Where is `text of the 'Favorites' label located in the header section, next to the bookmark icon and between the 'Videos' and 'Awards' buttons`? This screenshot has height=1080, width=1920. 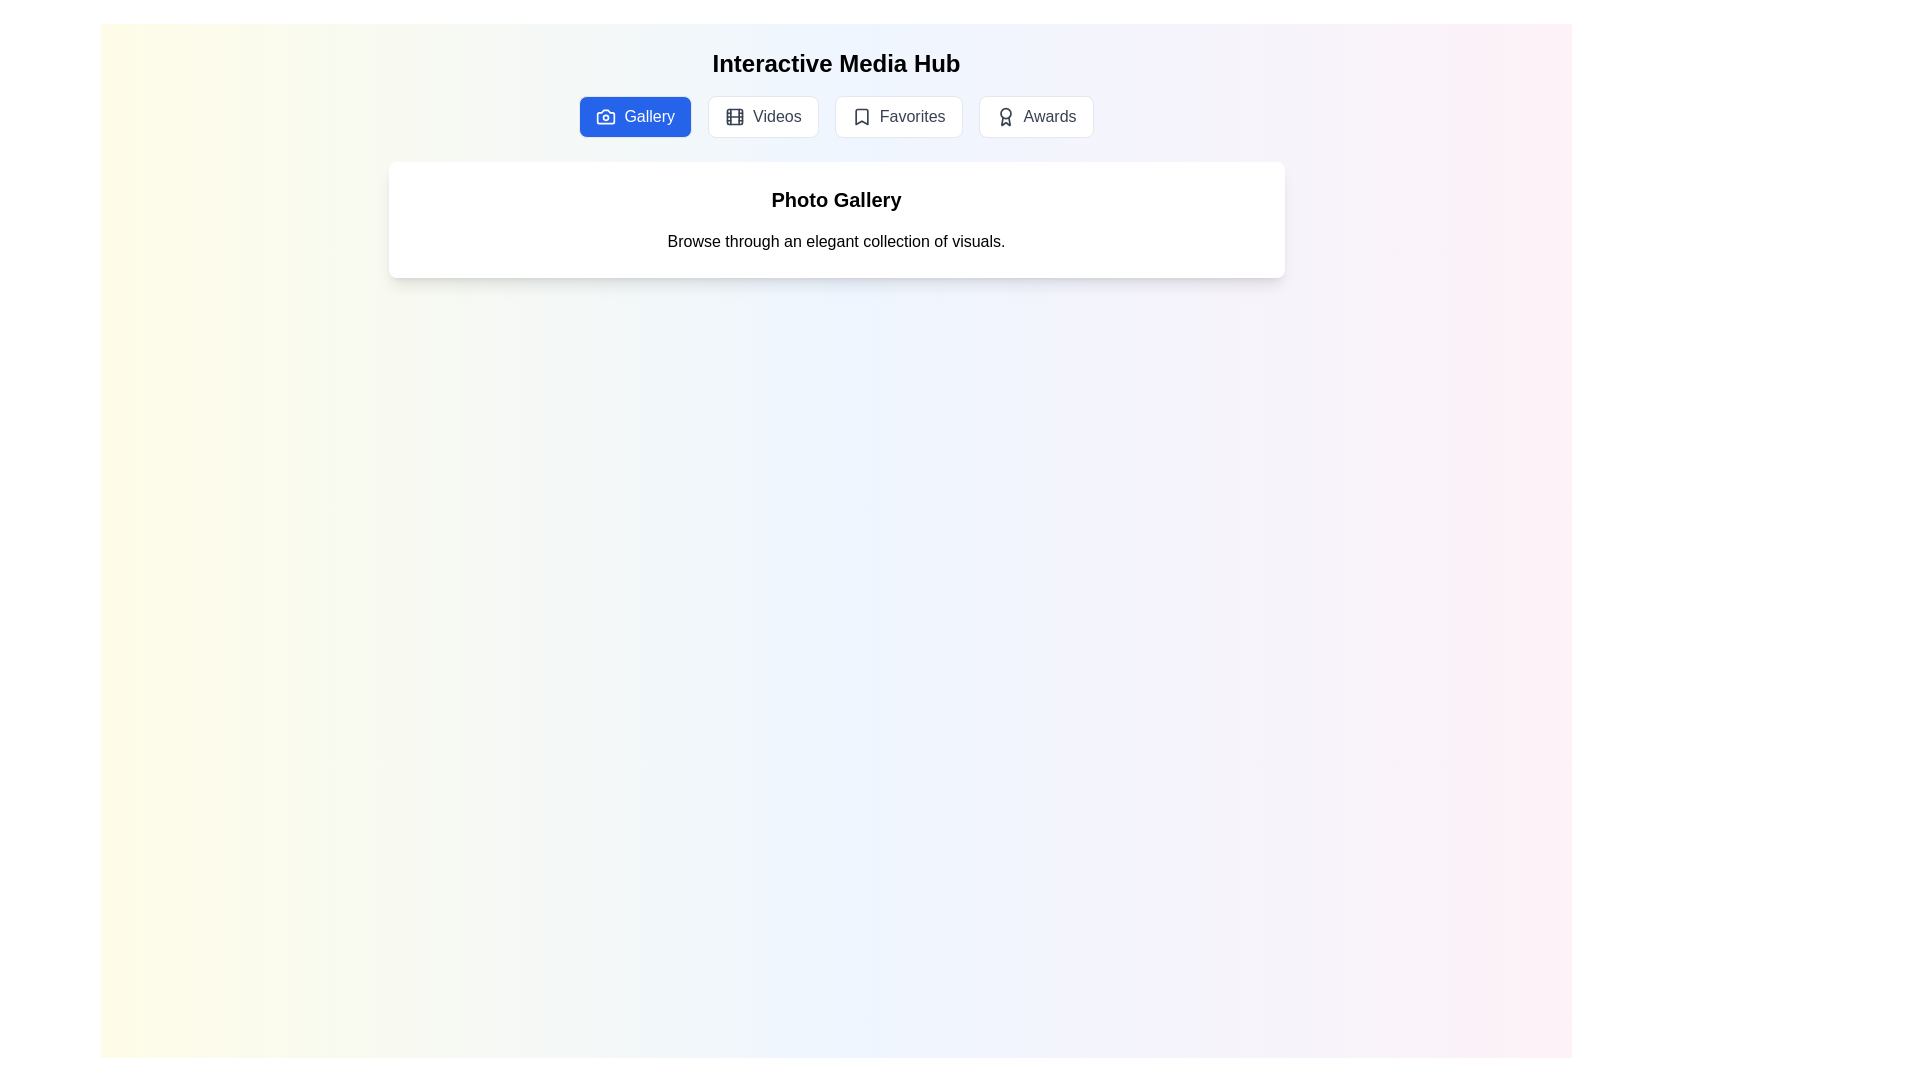 text of the 'Favorites' label located in the header section, next to the bookmark icon and between the 'Videos' and 'Awards' buttons is located at coordinates (911, 116).